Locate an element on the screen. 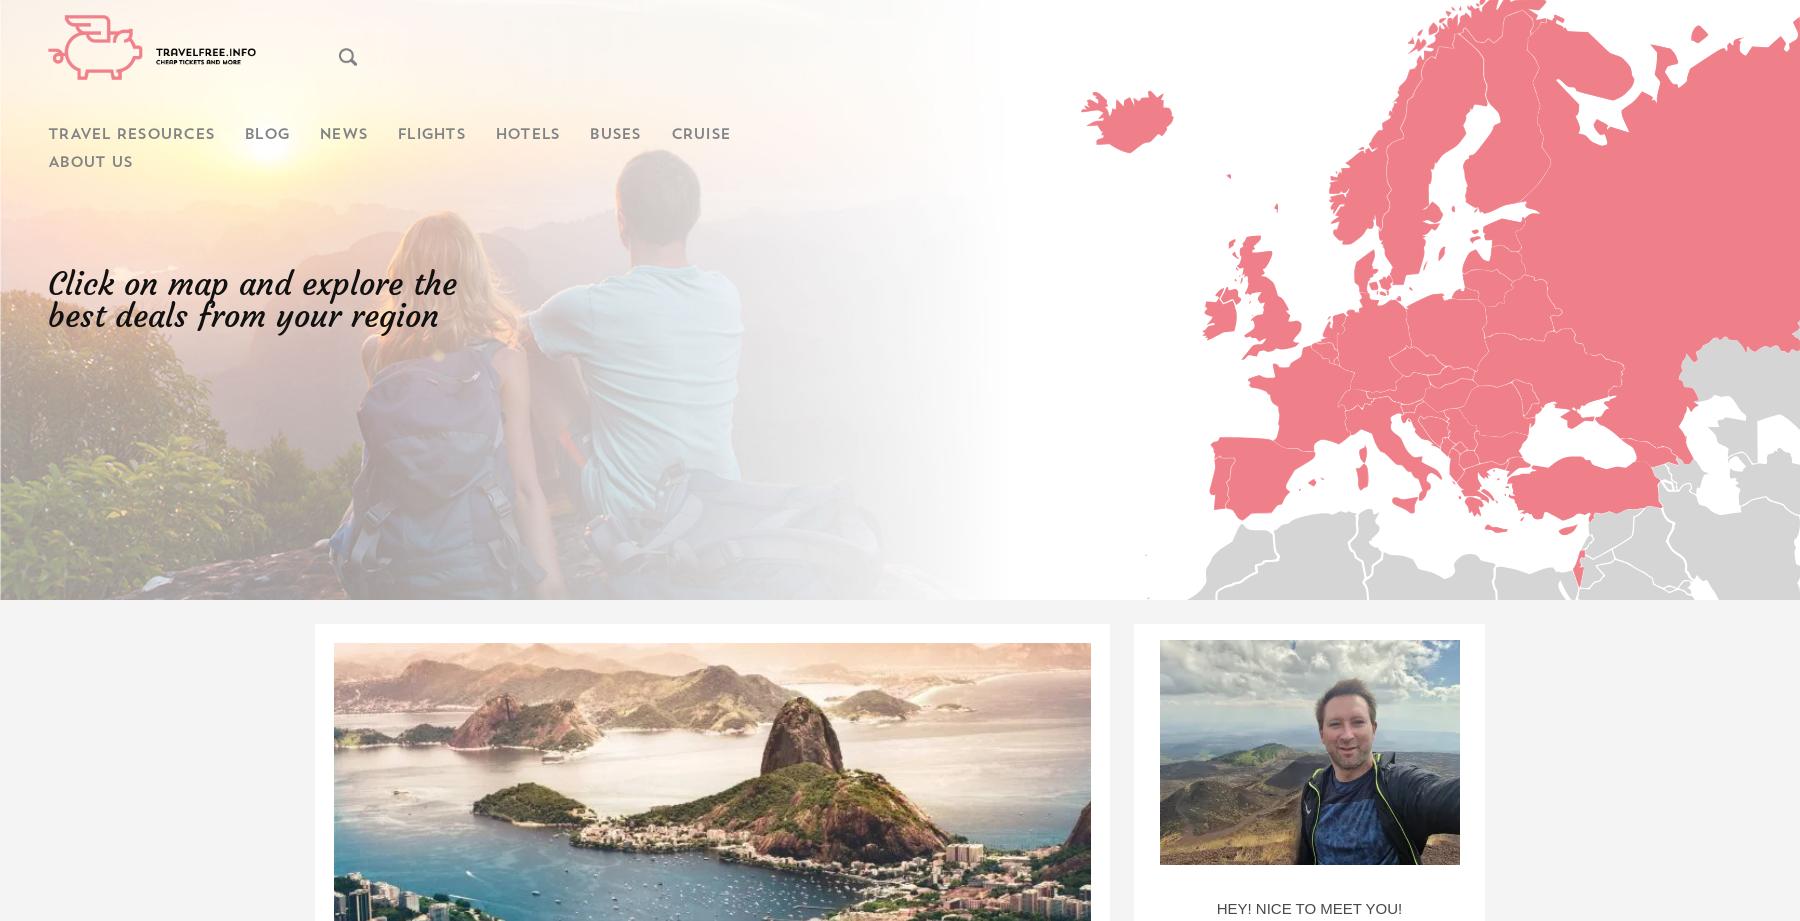 Image resolution: width=1800 pixels, height=921 pixels. 'Hotels' is located at coordinates (525, 135).